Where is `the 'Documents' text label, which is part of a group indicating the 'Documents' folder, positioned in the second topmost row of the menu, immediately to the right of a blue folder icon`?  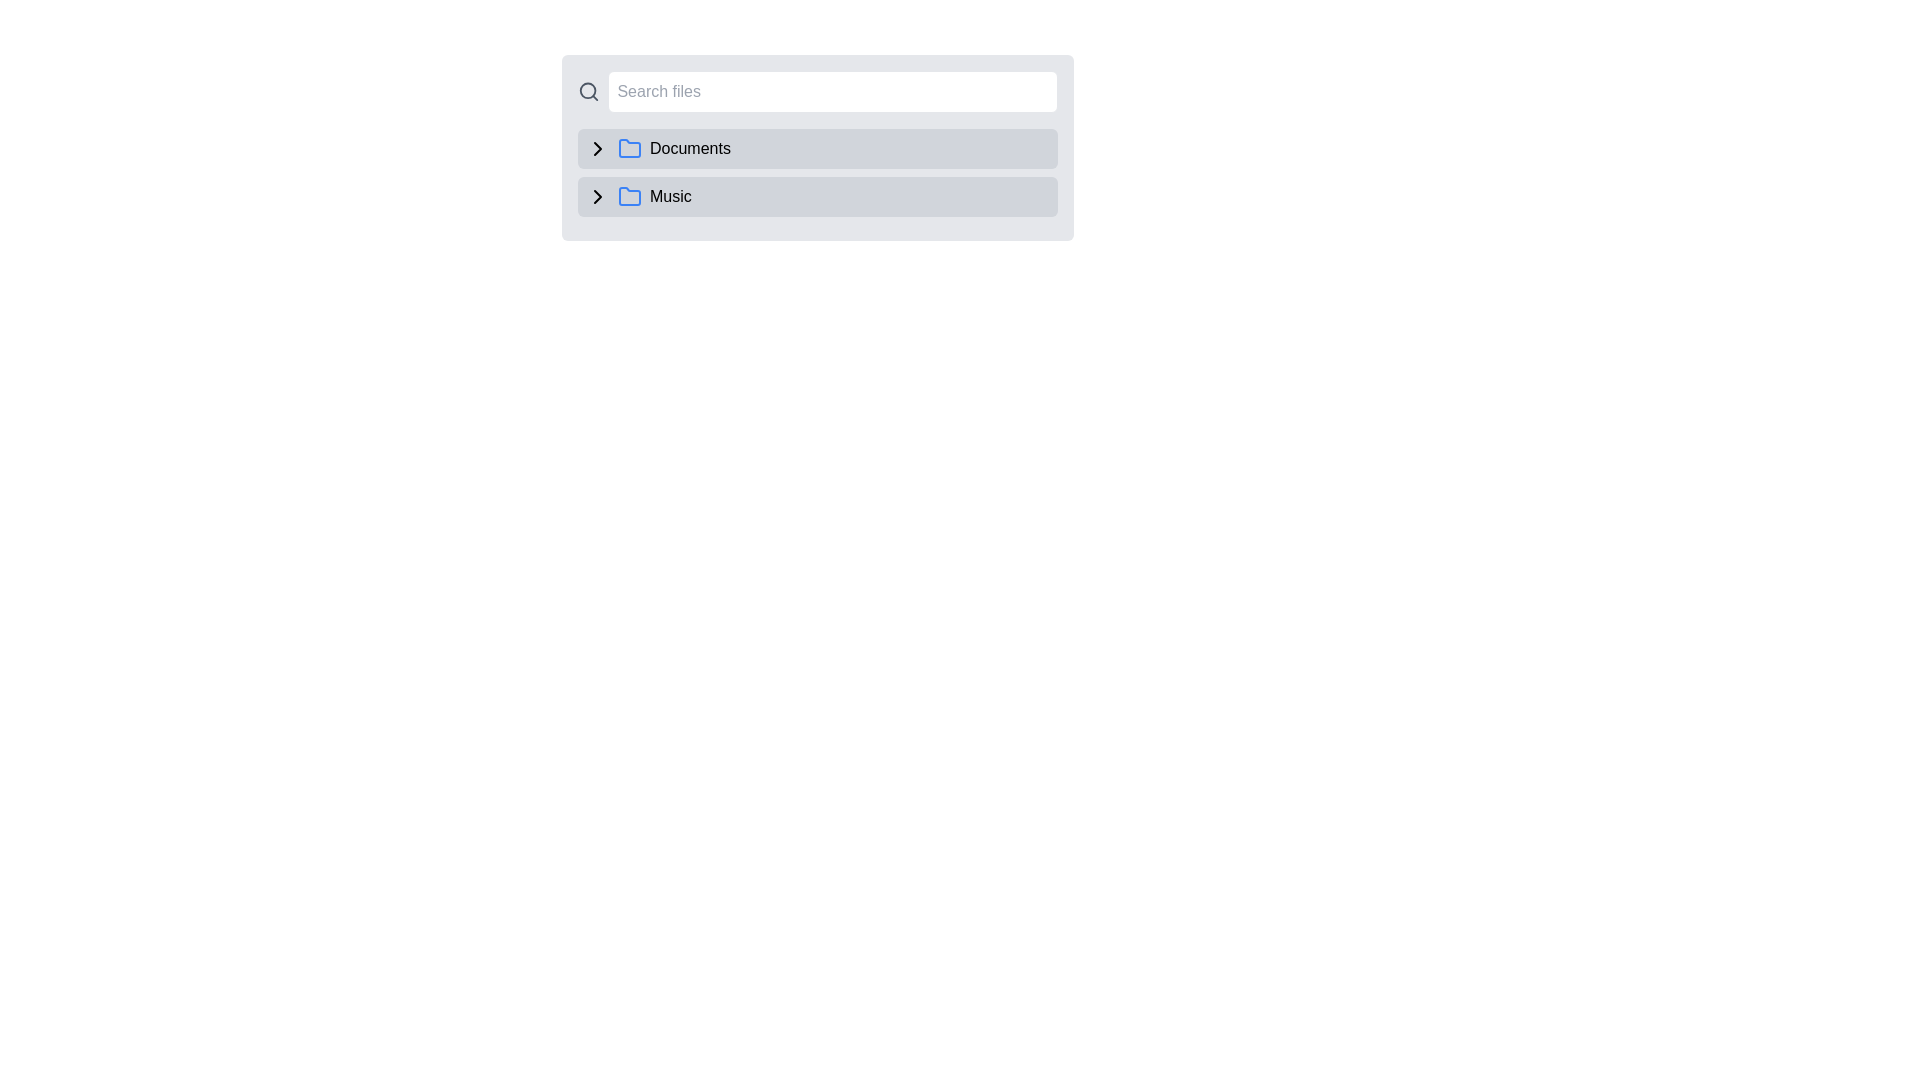 the 'Documents' text label, which is part of a group indicating the 'Documents' folder, positioned in the second topmost row of the menu, immediately to the right of a blue folder icon is located at coordinates (690, 148).